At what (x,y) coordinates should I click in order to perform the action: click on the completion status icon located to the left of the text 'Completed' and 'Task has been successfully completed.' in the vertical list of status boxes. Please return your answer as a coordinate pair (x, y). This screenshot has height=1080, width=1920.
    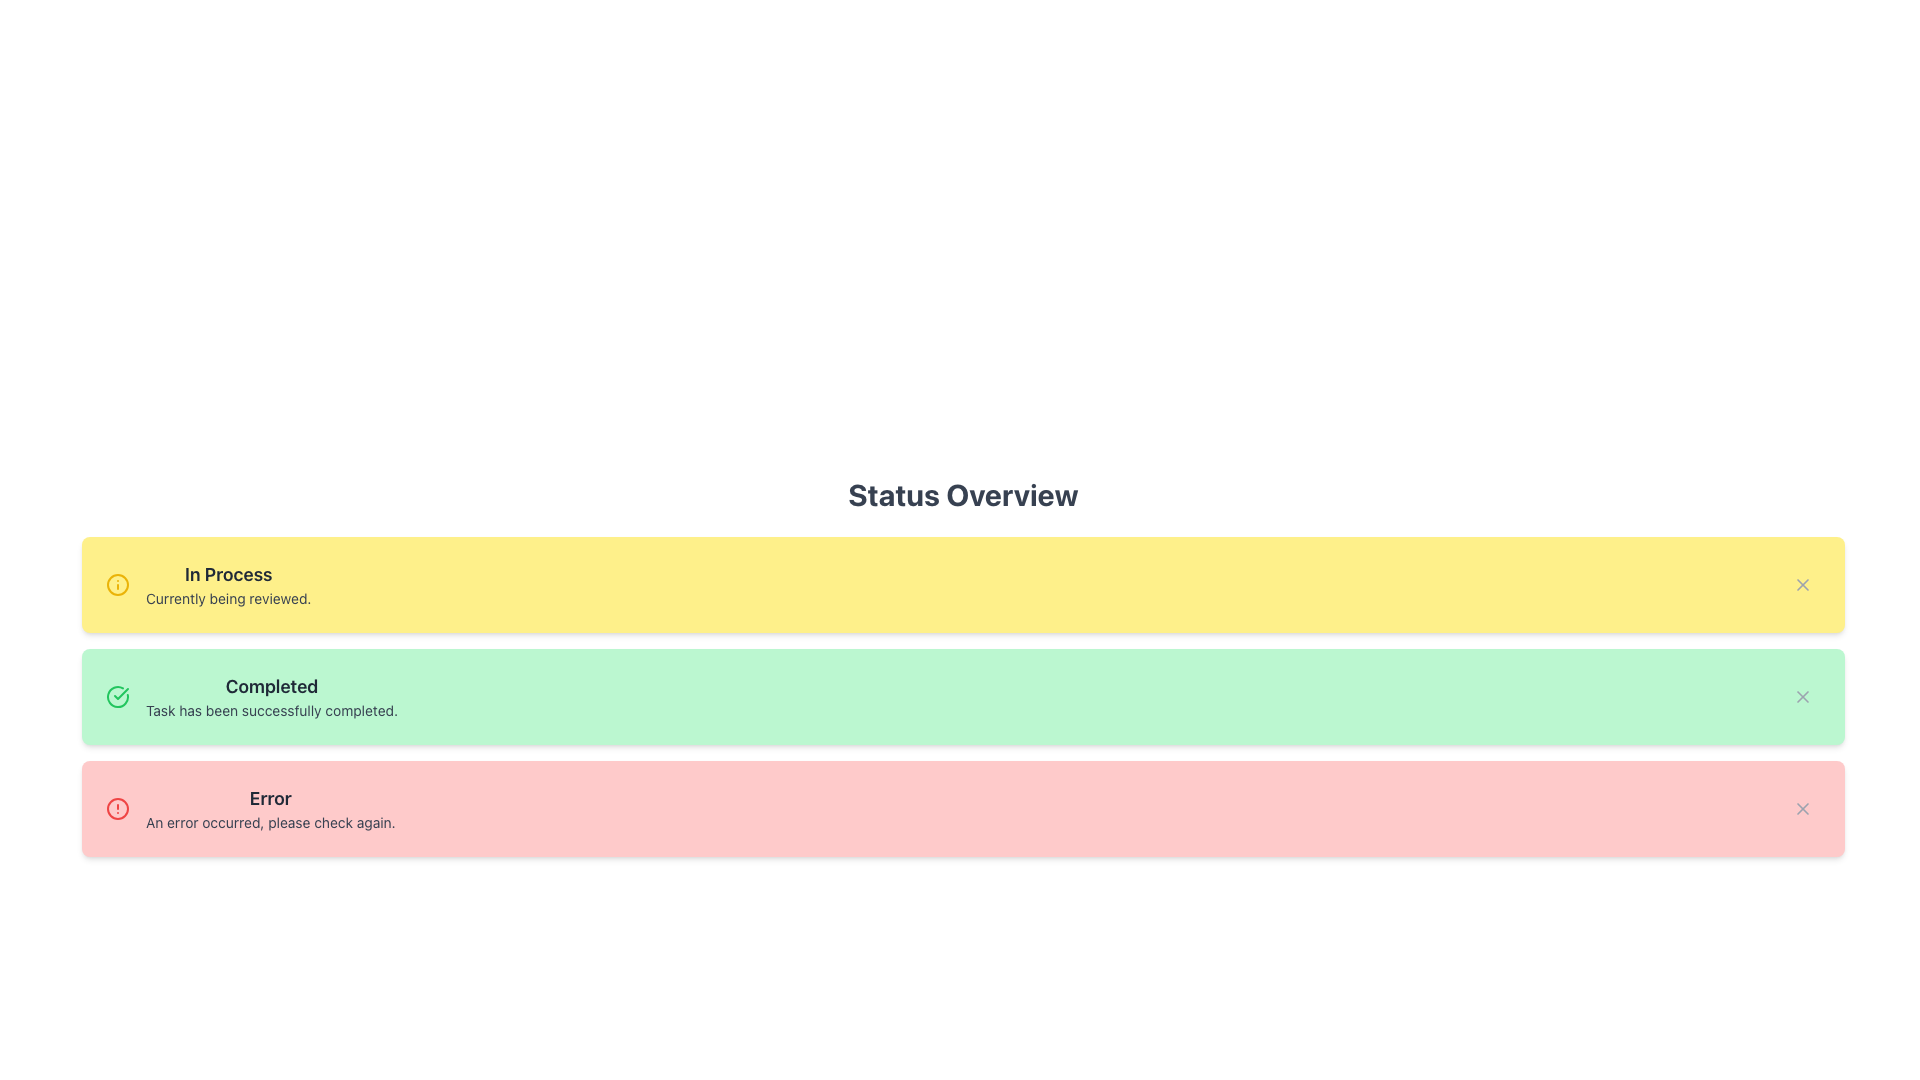
    Looking at the image, I should click on (117, 696).